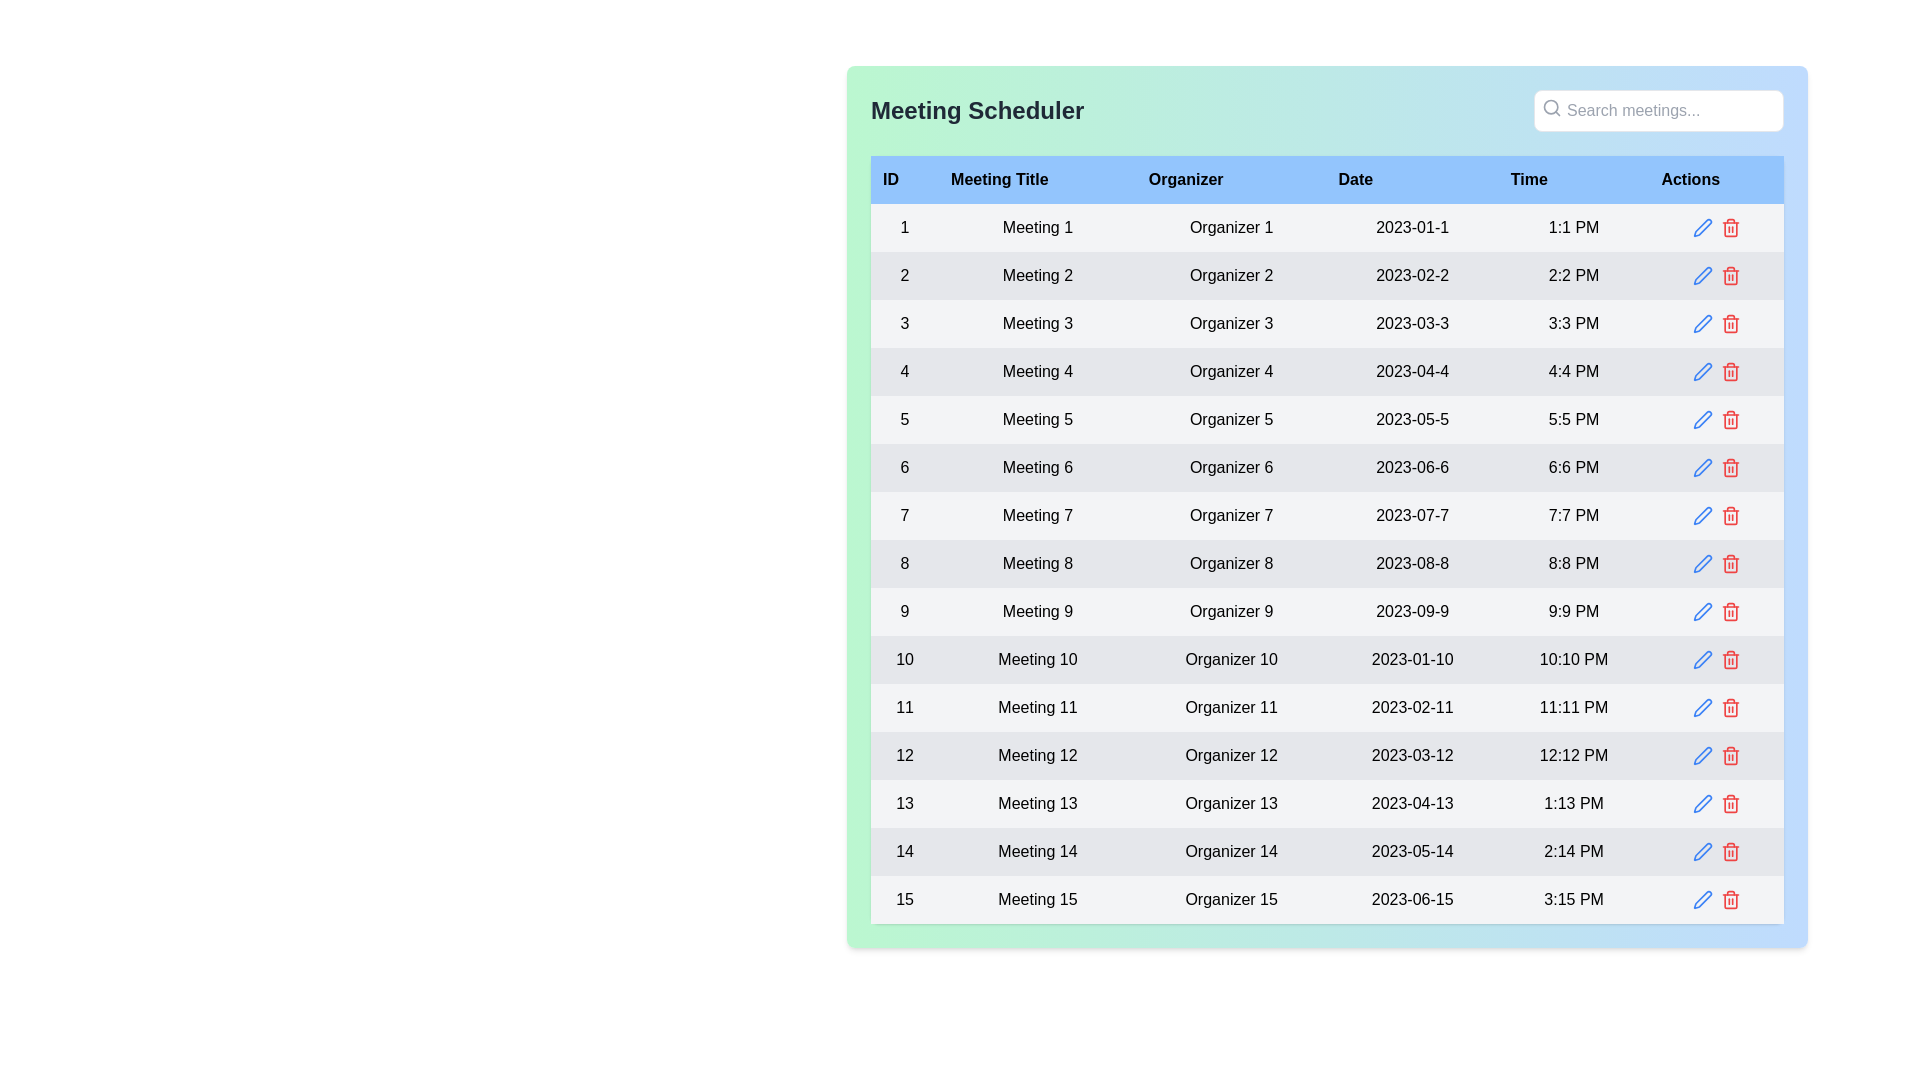 The height and width of the screenshot is (1080, 1920). I want to click on the Text Label displaying the organizer's information for the 11th meeting in the schedule table, located in the 11th row under the 'Organizer' column, so click(1230, 707).